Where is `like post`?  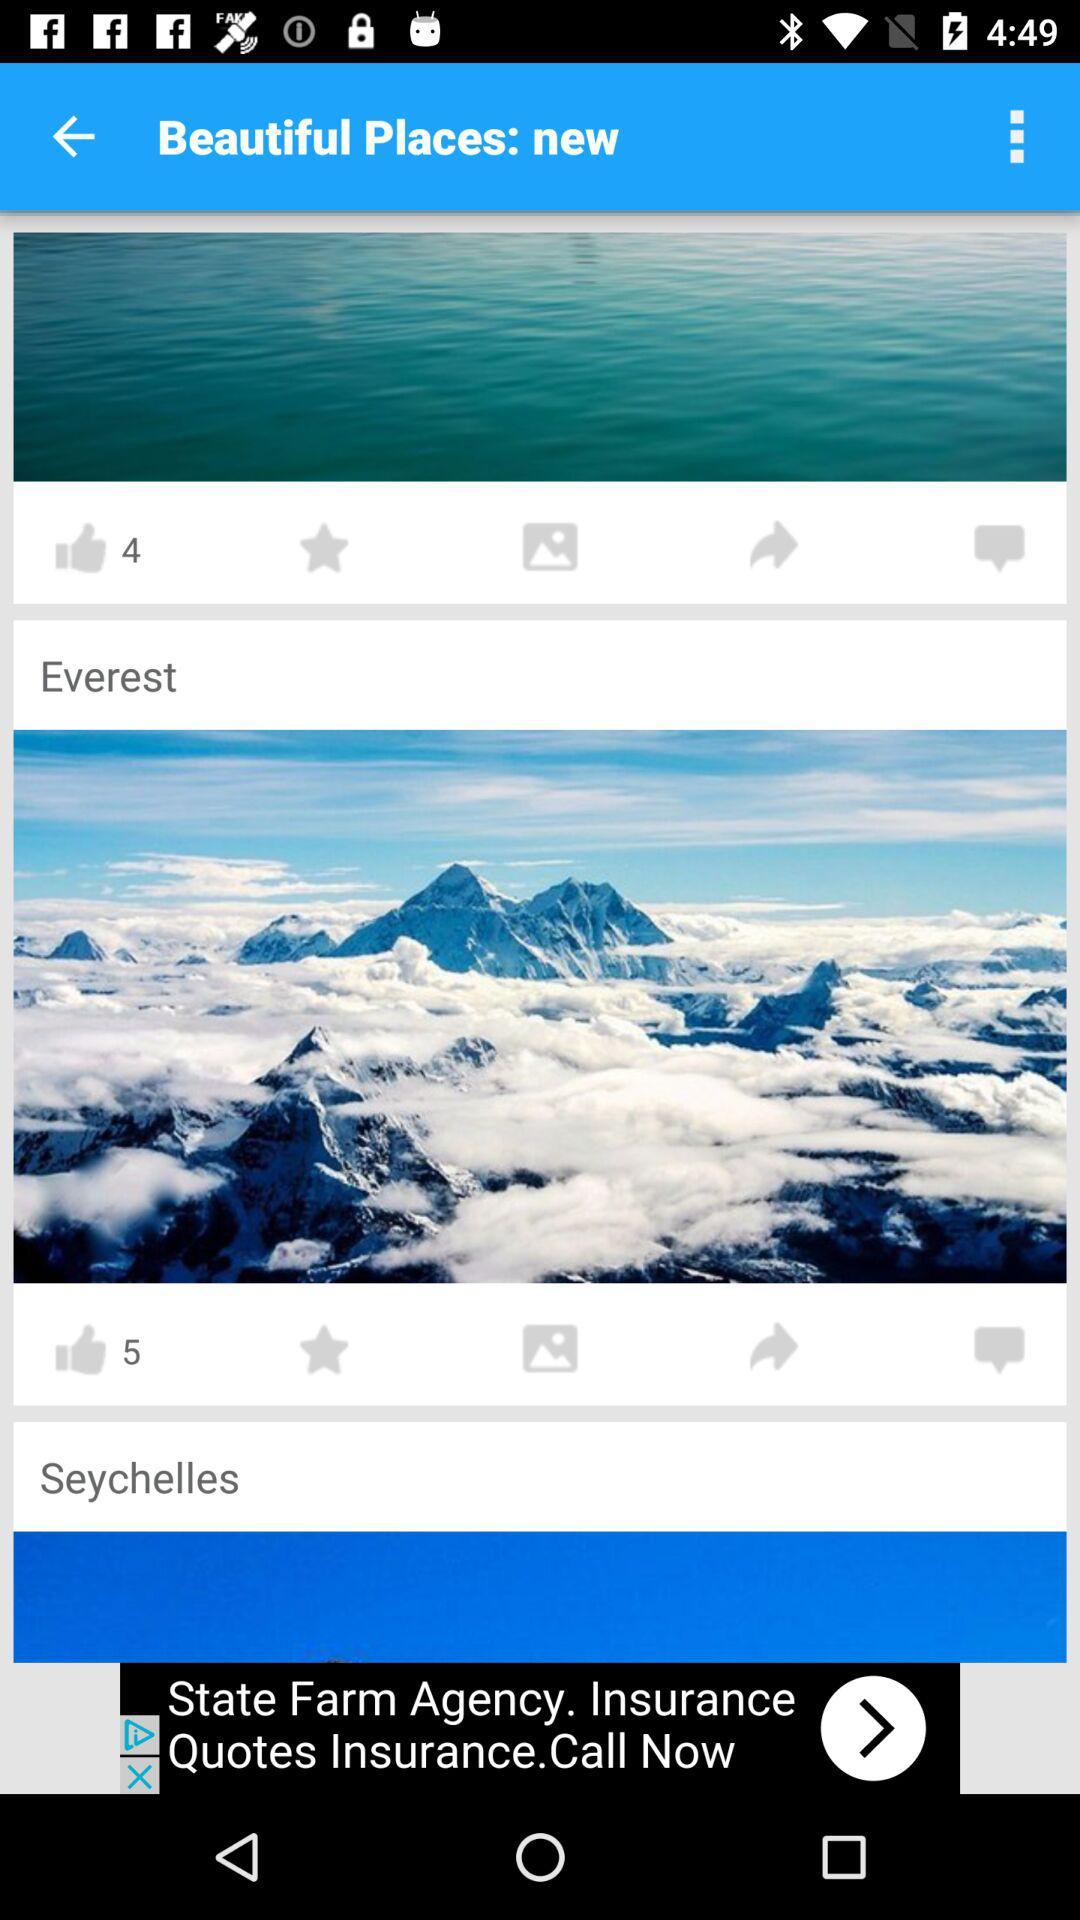
like post is located at coordinates (79, 1349).